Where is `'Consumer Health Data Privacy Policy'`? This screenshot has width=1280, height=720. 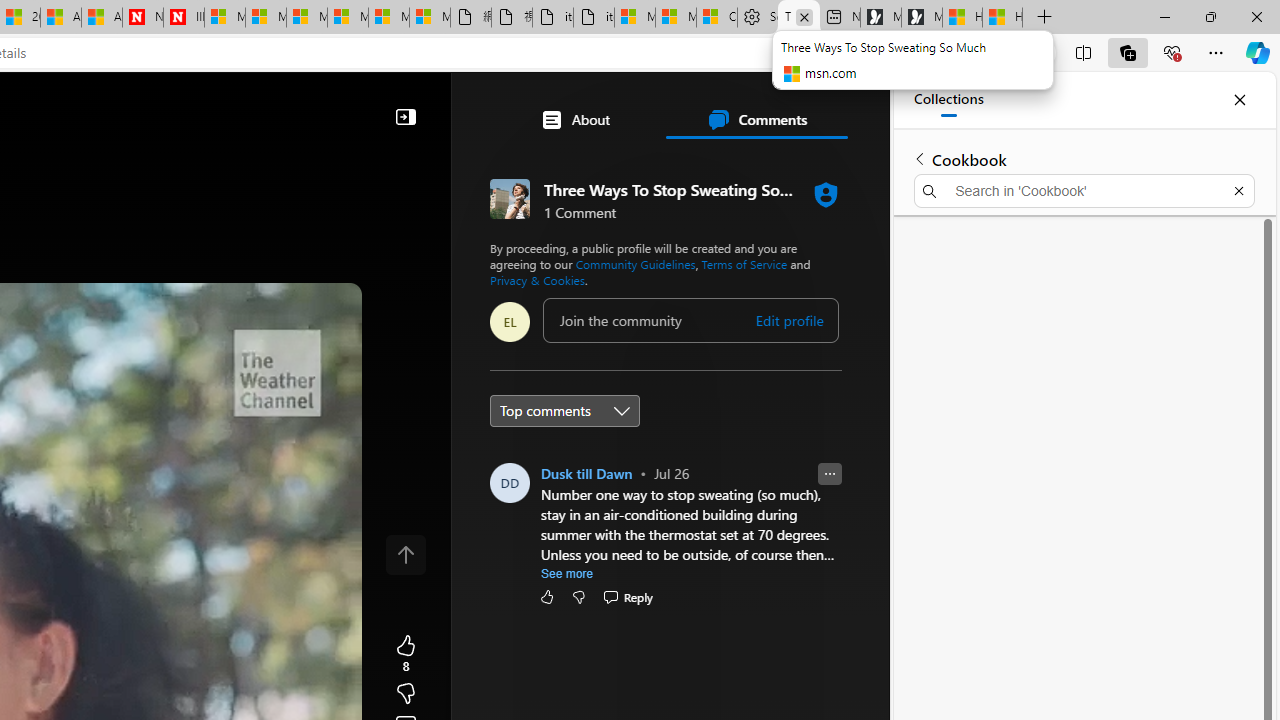 'Consumer Health Data Privacy Policy' is located at coordinates (717, 17).